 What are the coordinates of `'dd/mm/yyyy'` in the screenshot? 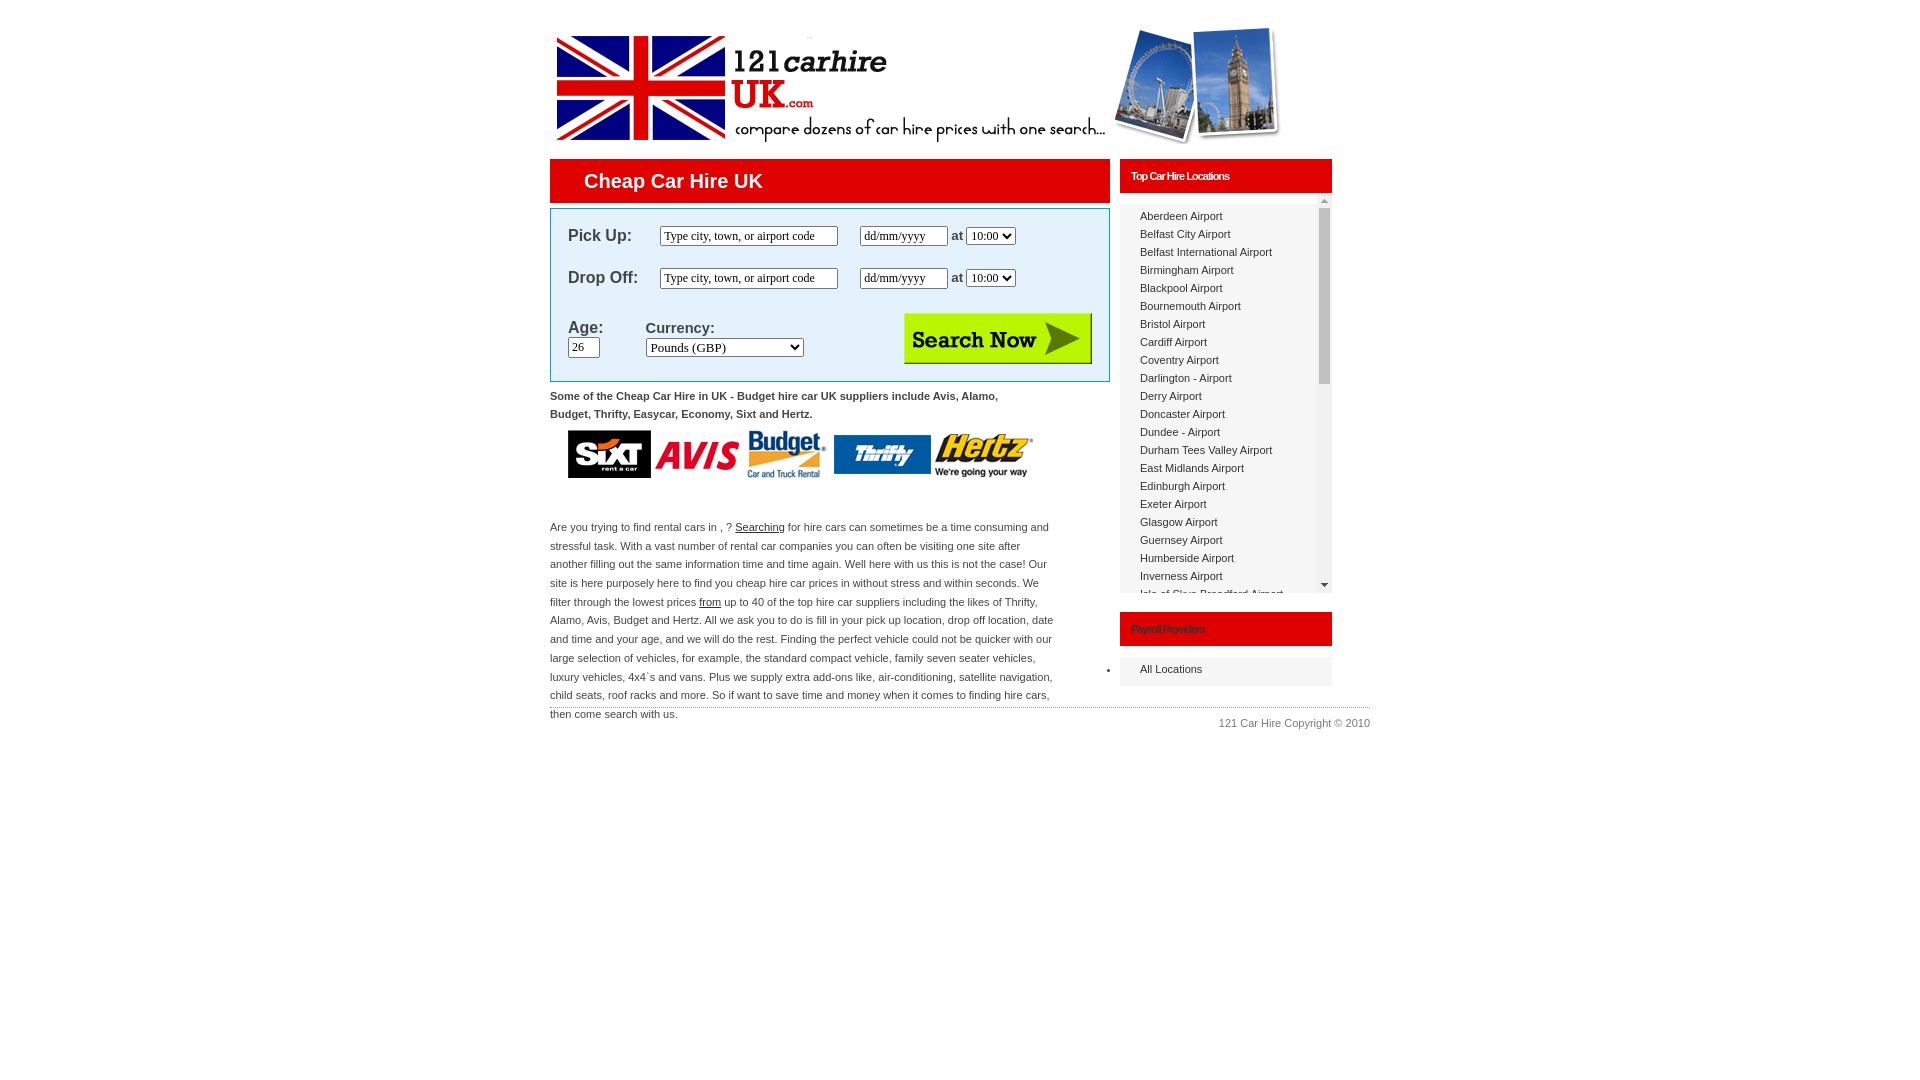 It's located at (902, 234).